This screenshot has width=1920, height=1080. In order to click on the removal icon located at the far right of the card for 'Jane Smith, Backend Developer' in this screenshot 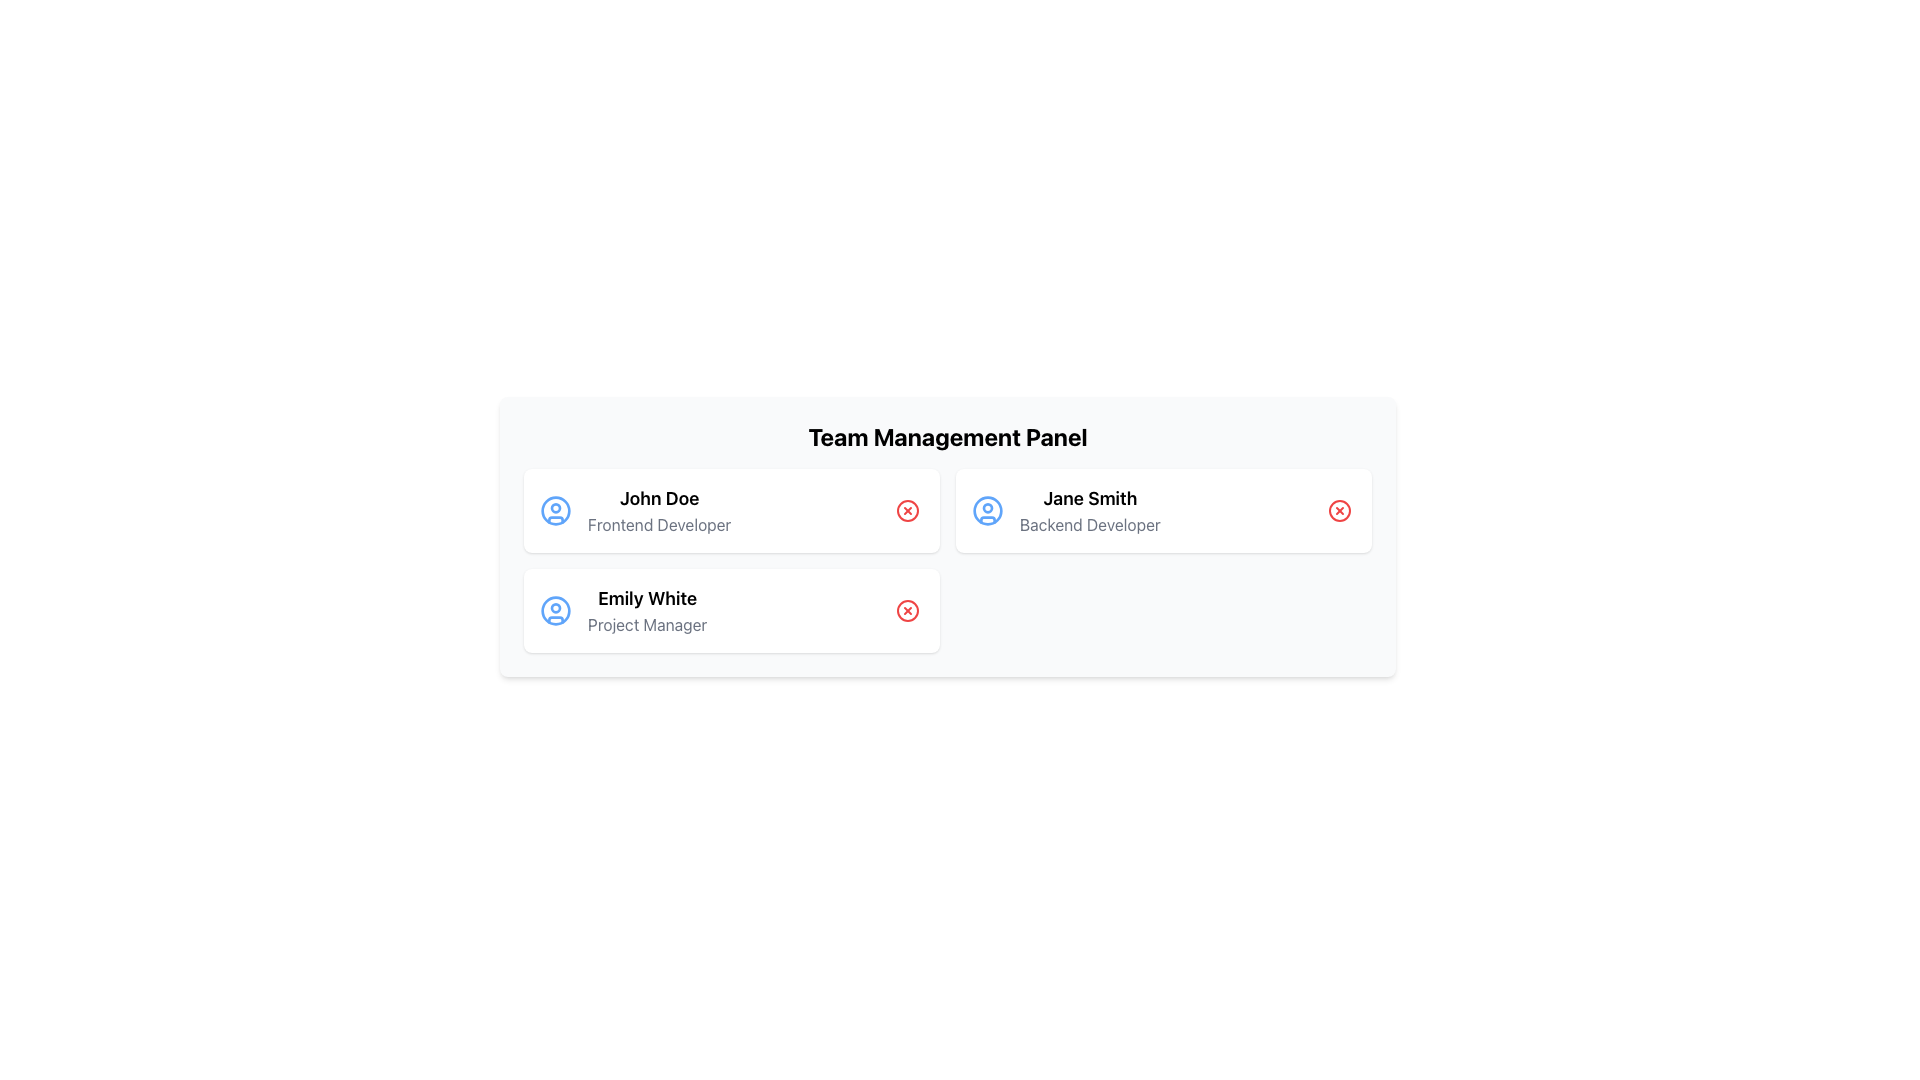, I will do `click(1339, 509)`.